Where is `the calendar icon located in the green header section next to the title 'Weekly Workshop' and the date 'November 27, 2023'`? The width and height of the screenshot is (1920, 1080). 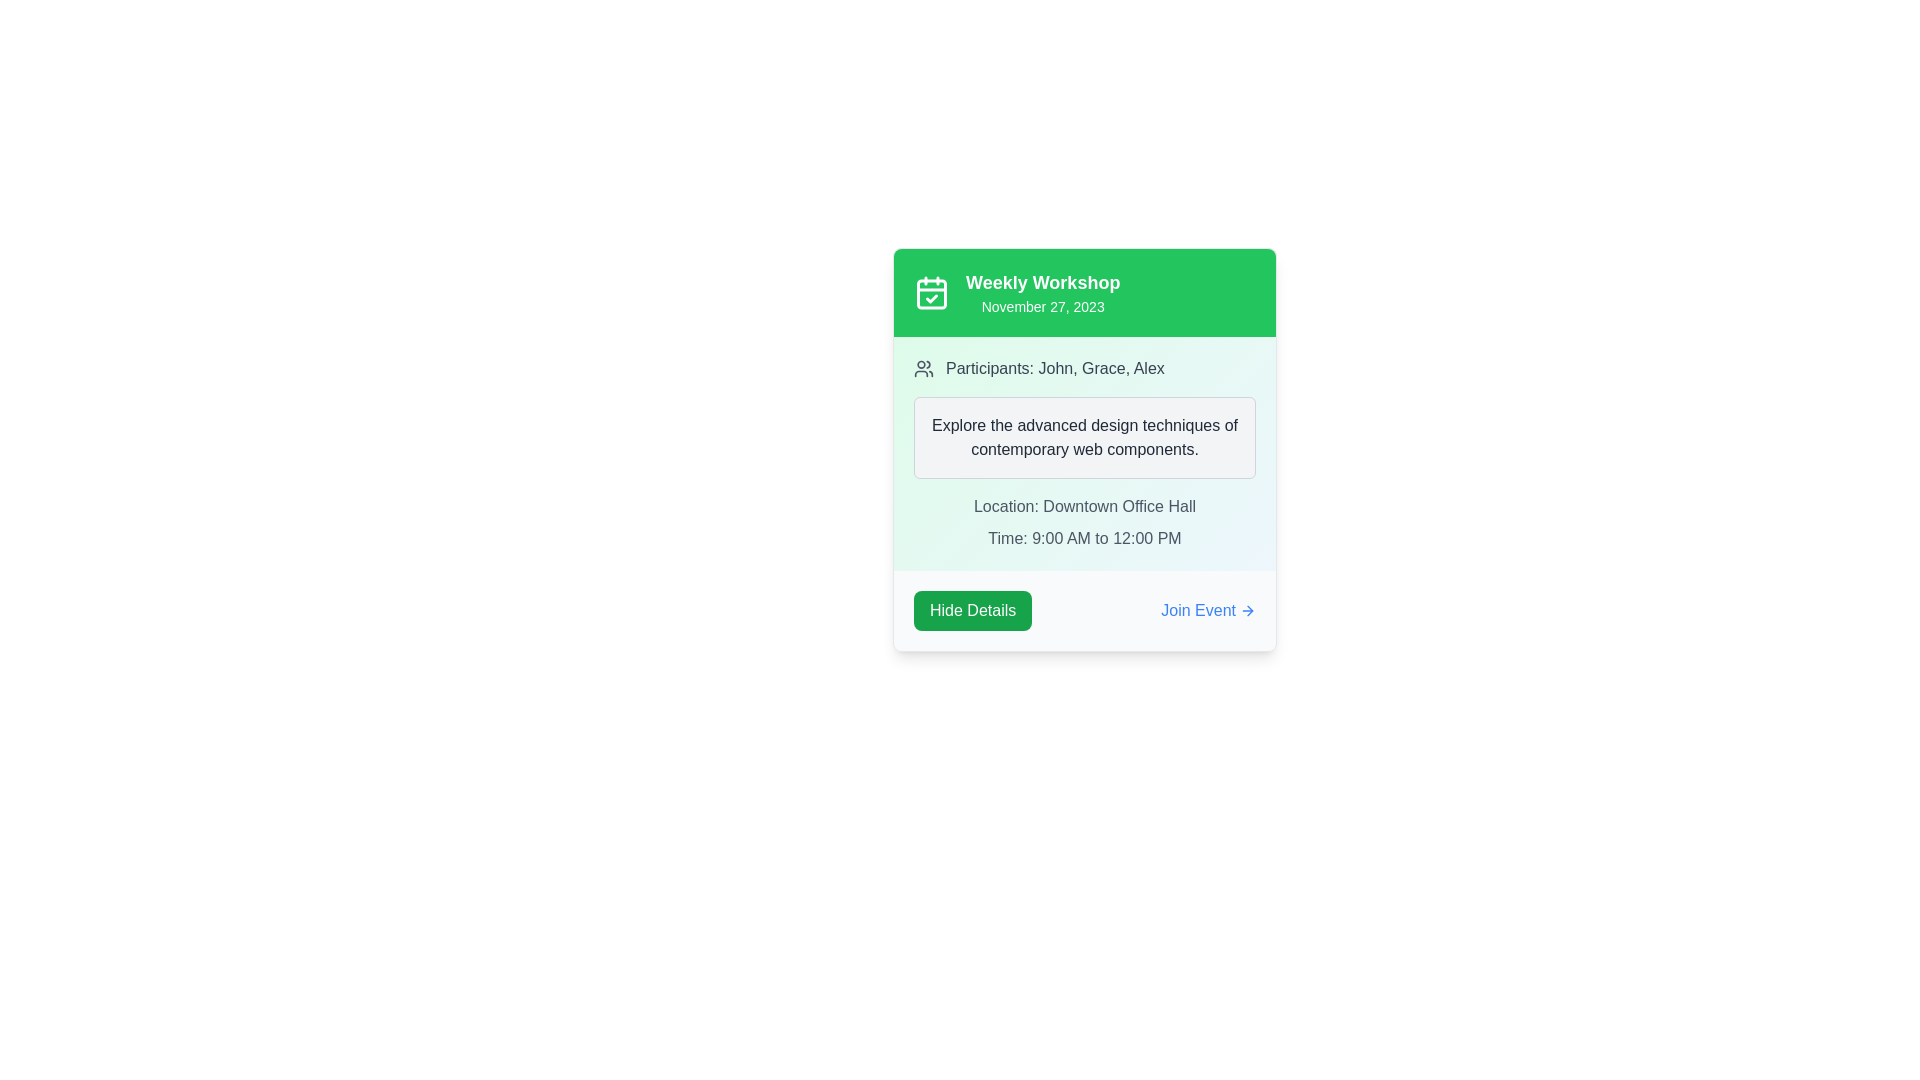 the calendar icon located in the green header section next to the title 'Weekly Workshop' and the date 'November 27, 2023' is located at coordinates (930, 293).